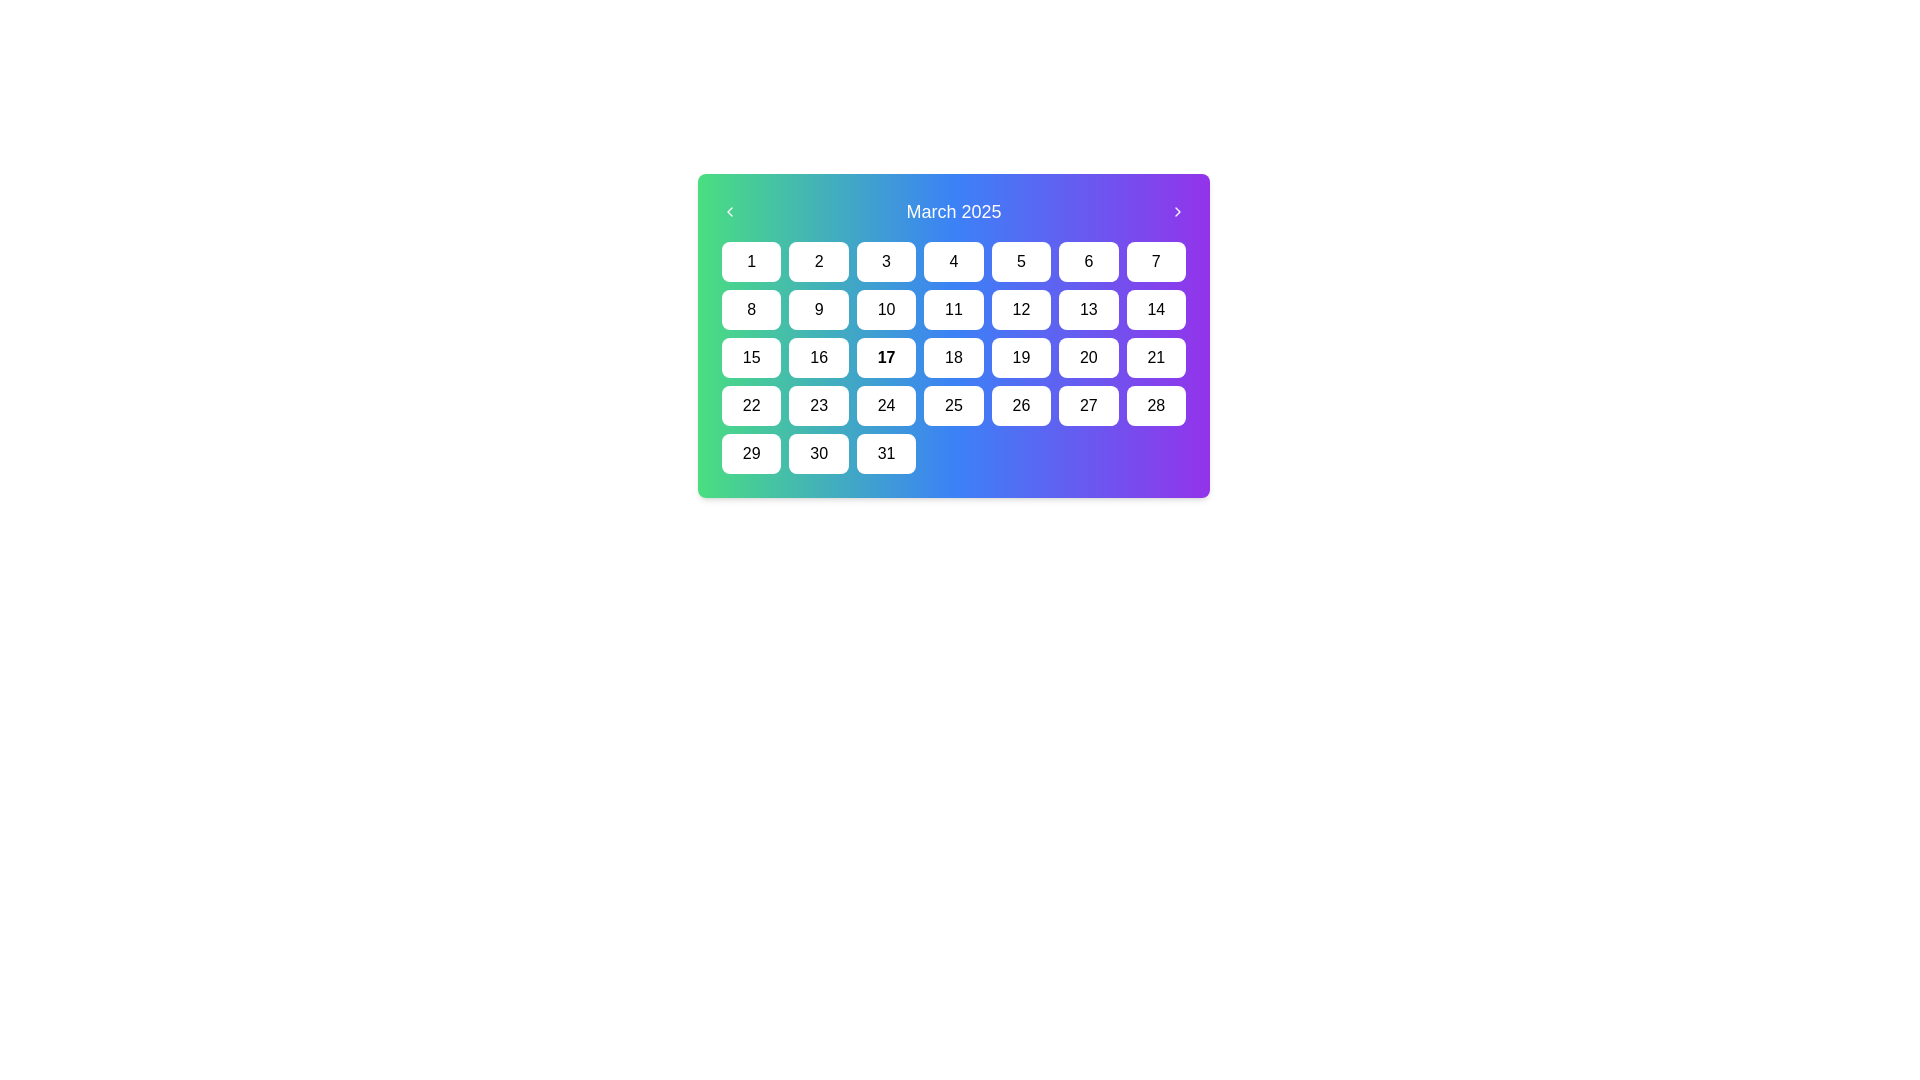 The width and height of the screenshot is (1920, 1080). I want to click on to select the Calendar Date Box displaying the number '30', which is a white rounded rectangular box with a black number centered within it, so click(819, 454).